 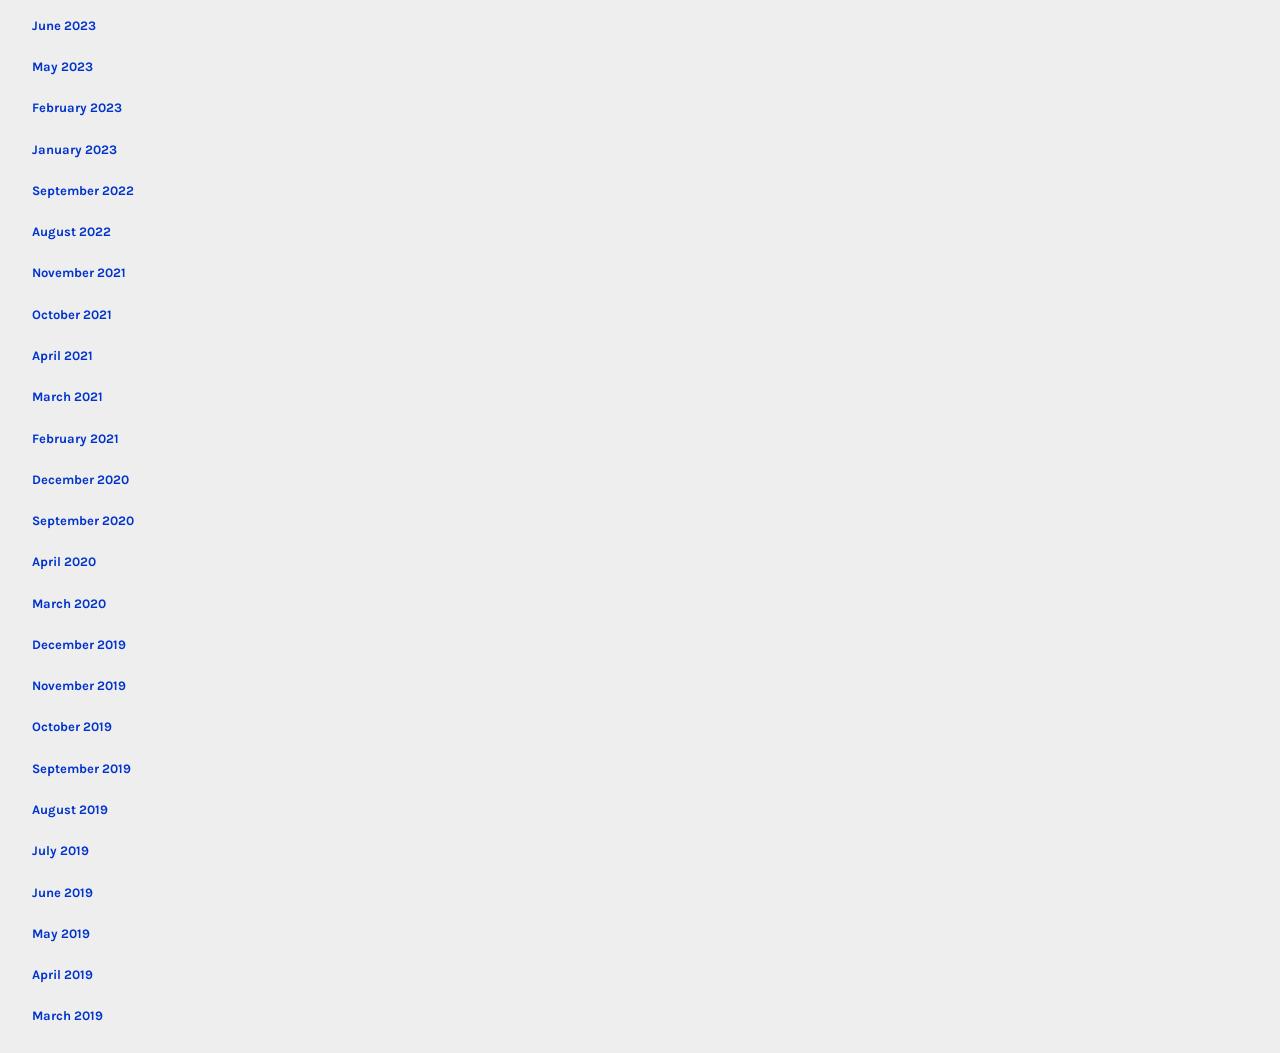 What do you see at coordinates (70, 809) in the screenshot?
I see `'August 2019'` at bounding box center [70, 809].